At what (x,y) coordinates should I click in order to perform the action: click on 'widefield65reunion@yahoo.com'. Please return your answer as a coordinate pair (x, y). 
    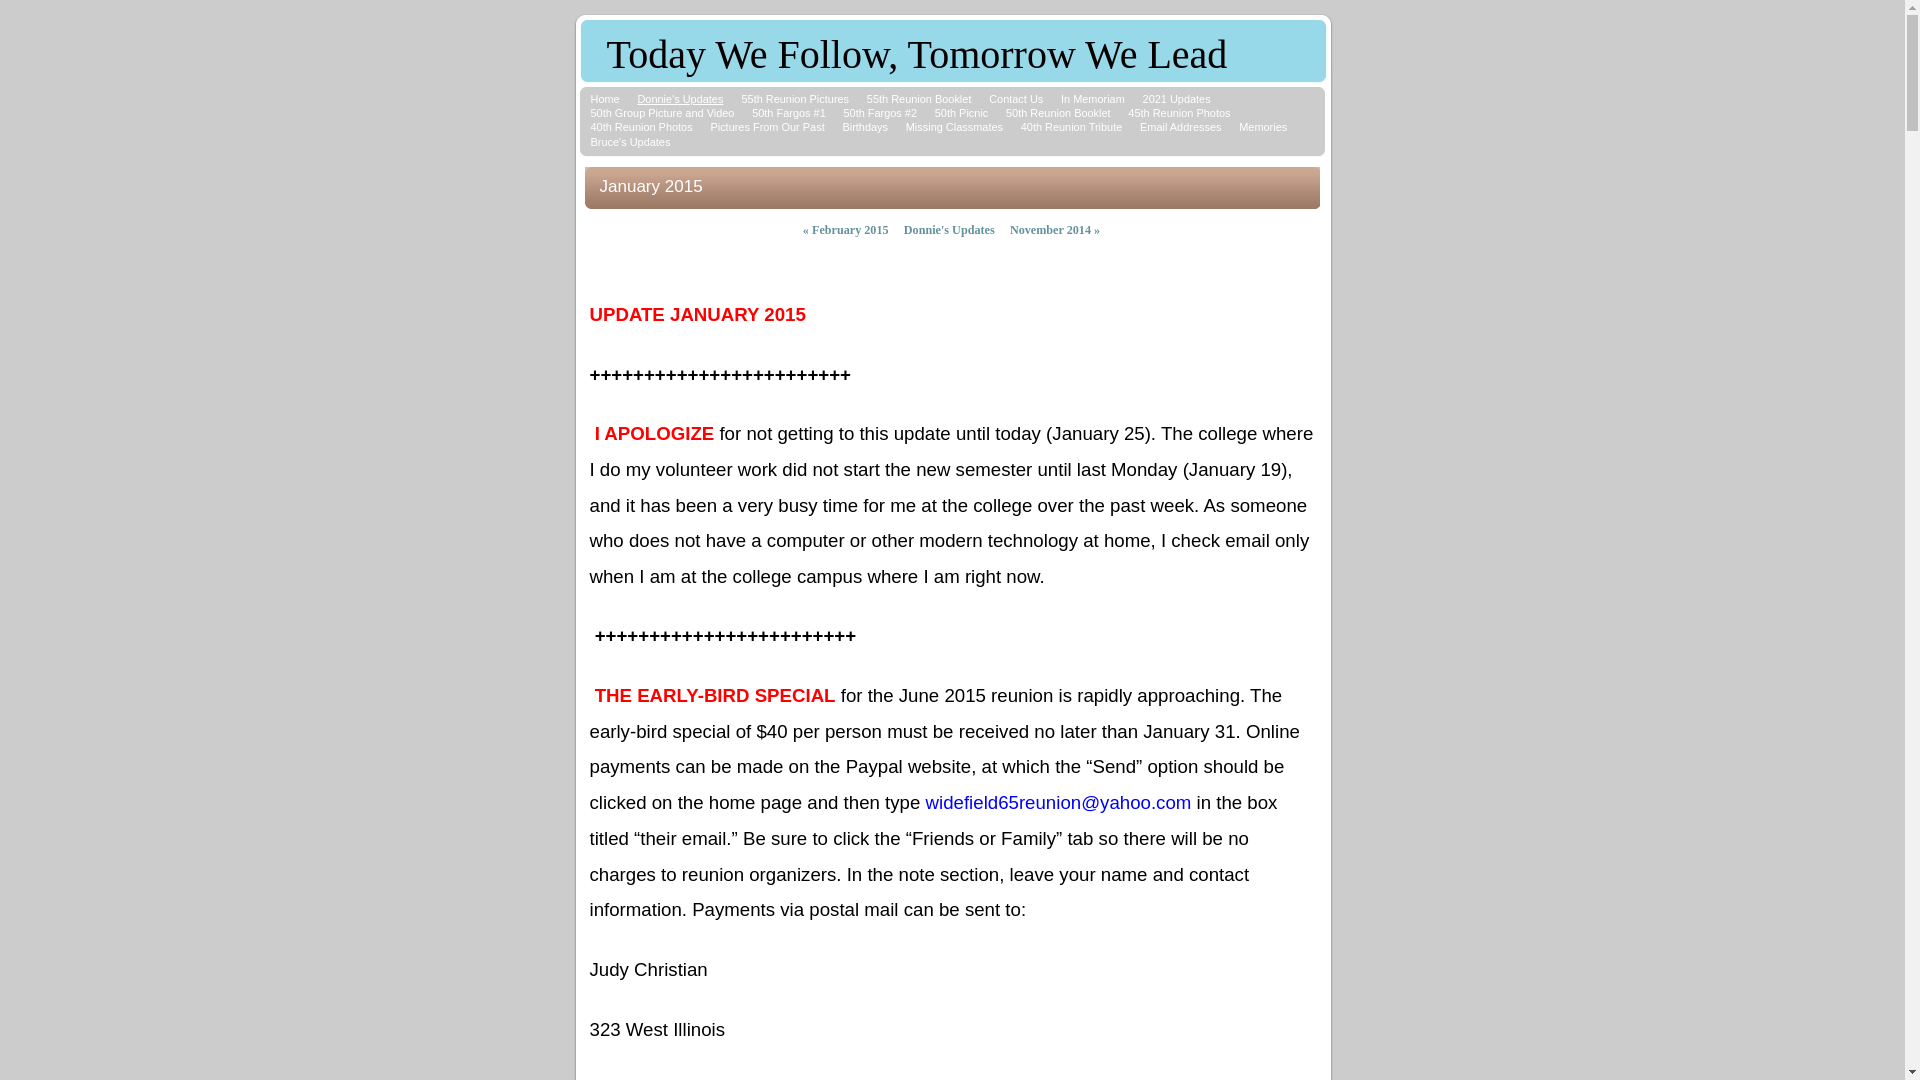
    Looking at the image, I should click on (1058, 802).